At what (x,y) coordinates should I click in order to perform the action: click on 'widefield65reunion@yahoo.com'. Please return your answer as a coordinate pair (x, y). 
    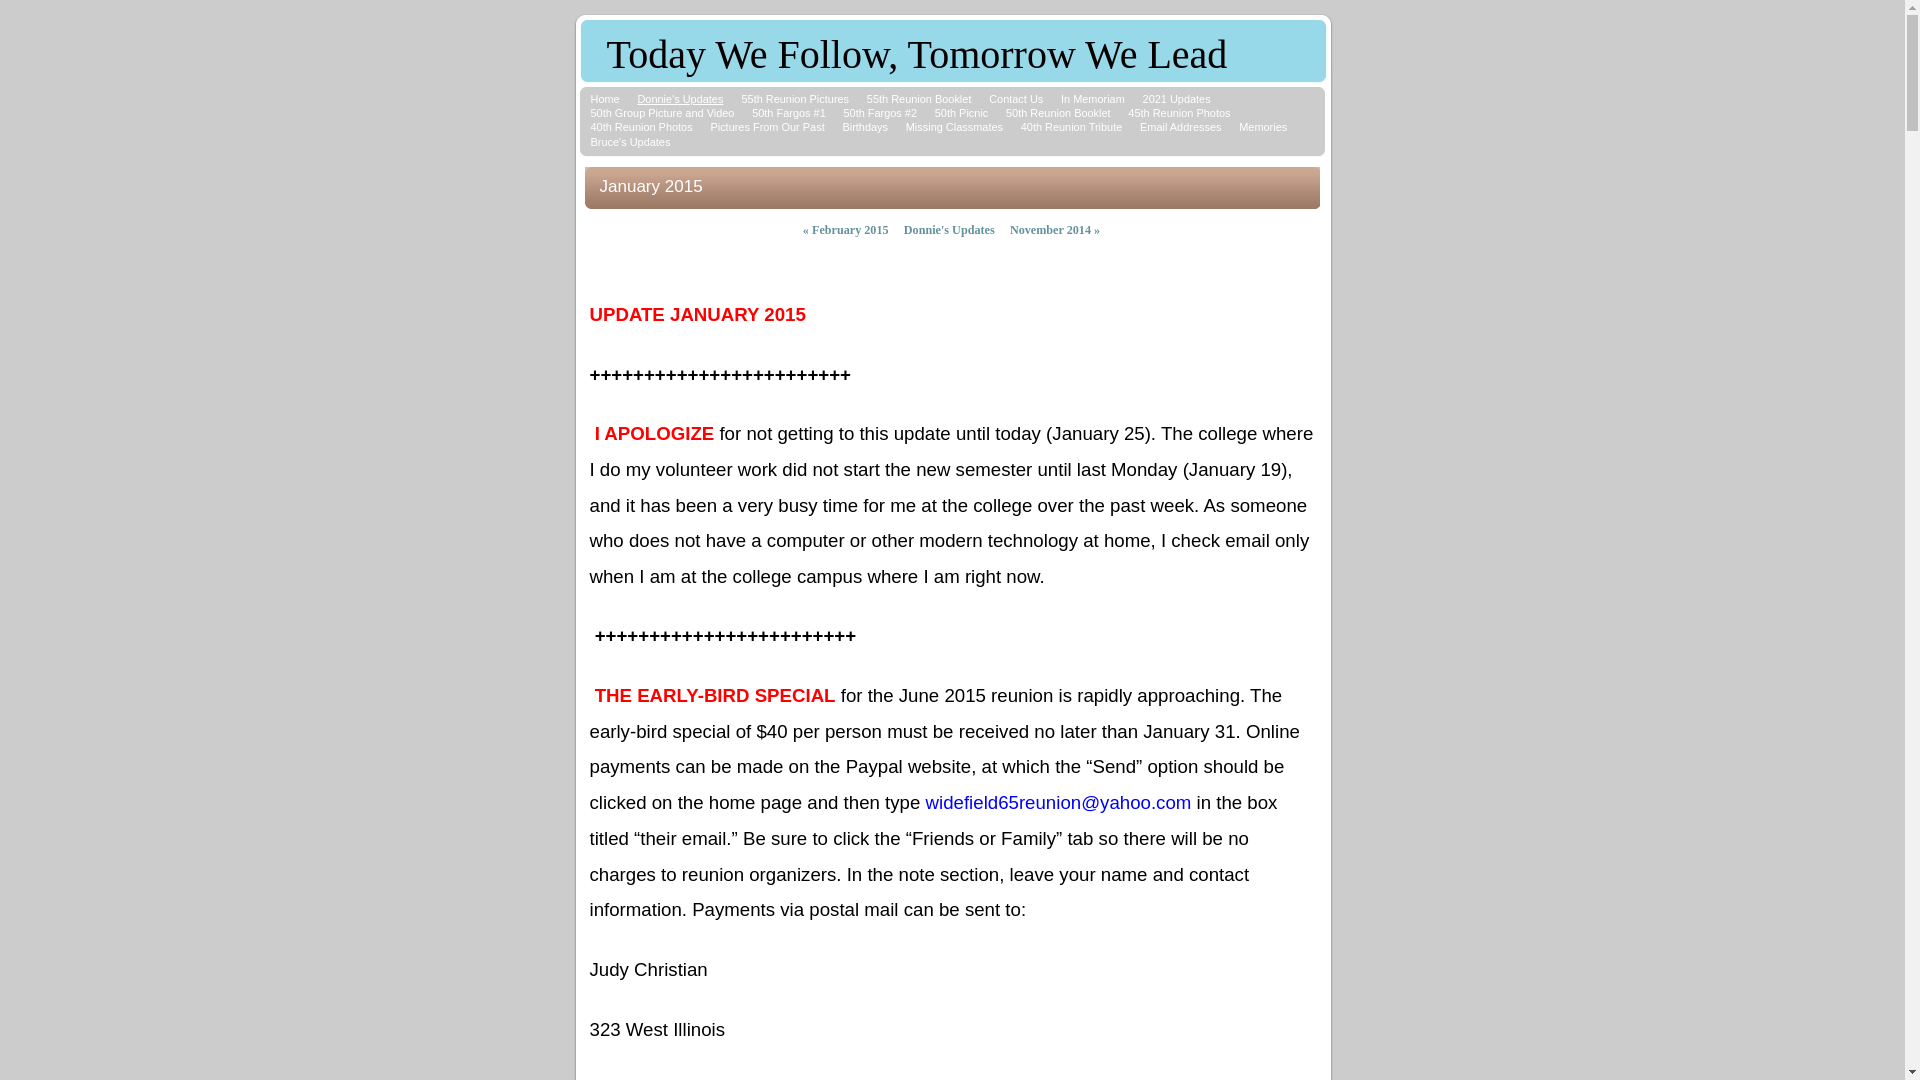
    Looking at the image, I should click on (1058, 802).